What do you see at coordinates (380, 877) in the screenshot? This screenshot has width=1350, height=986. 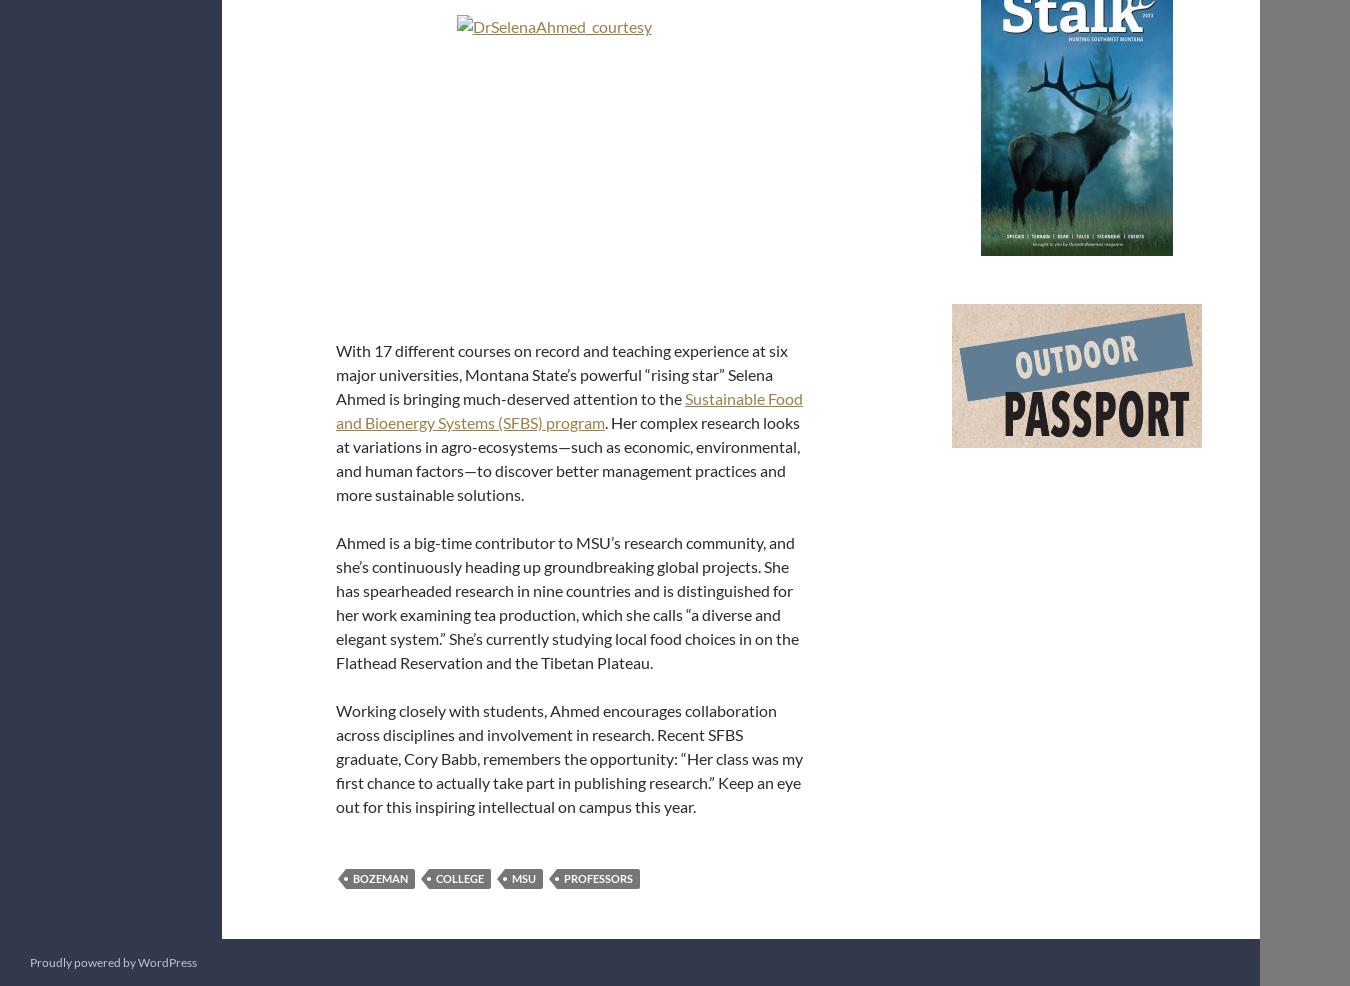 I see `'bozeman'` at bounding box center [380, 877].